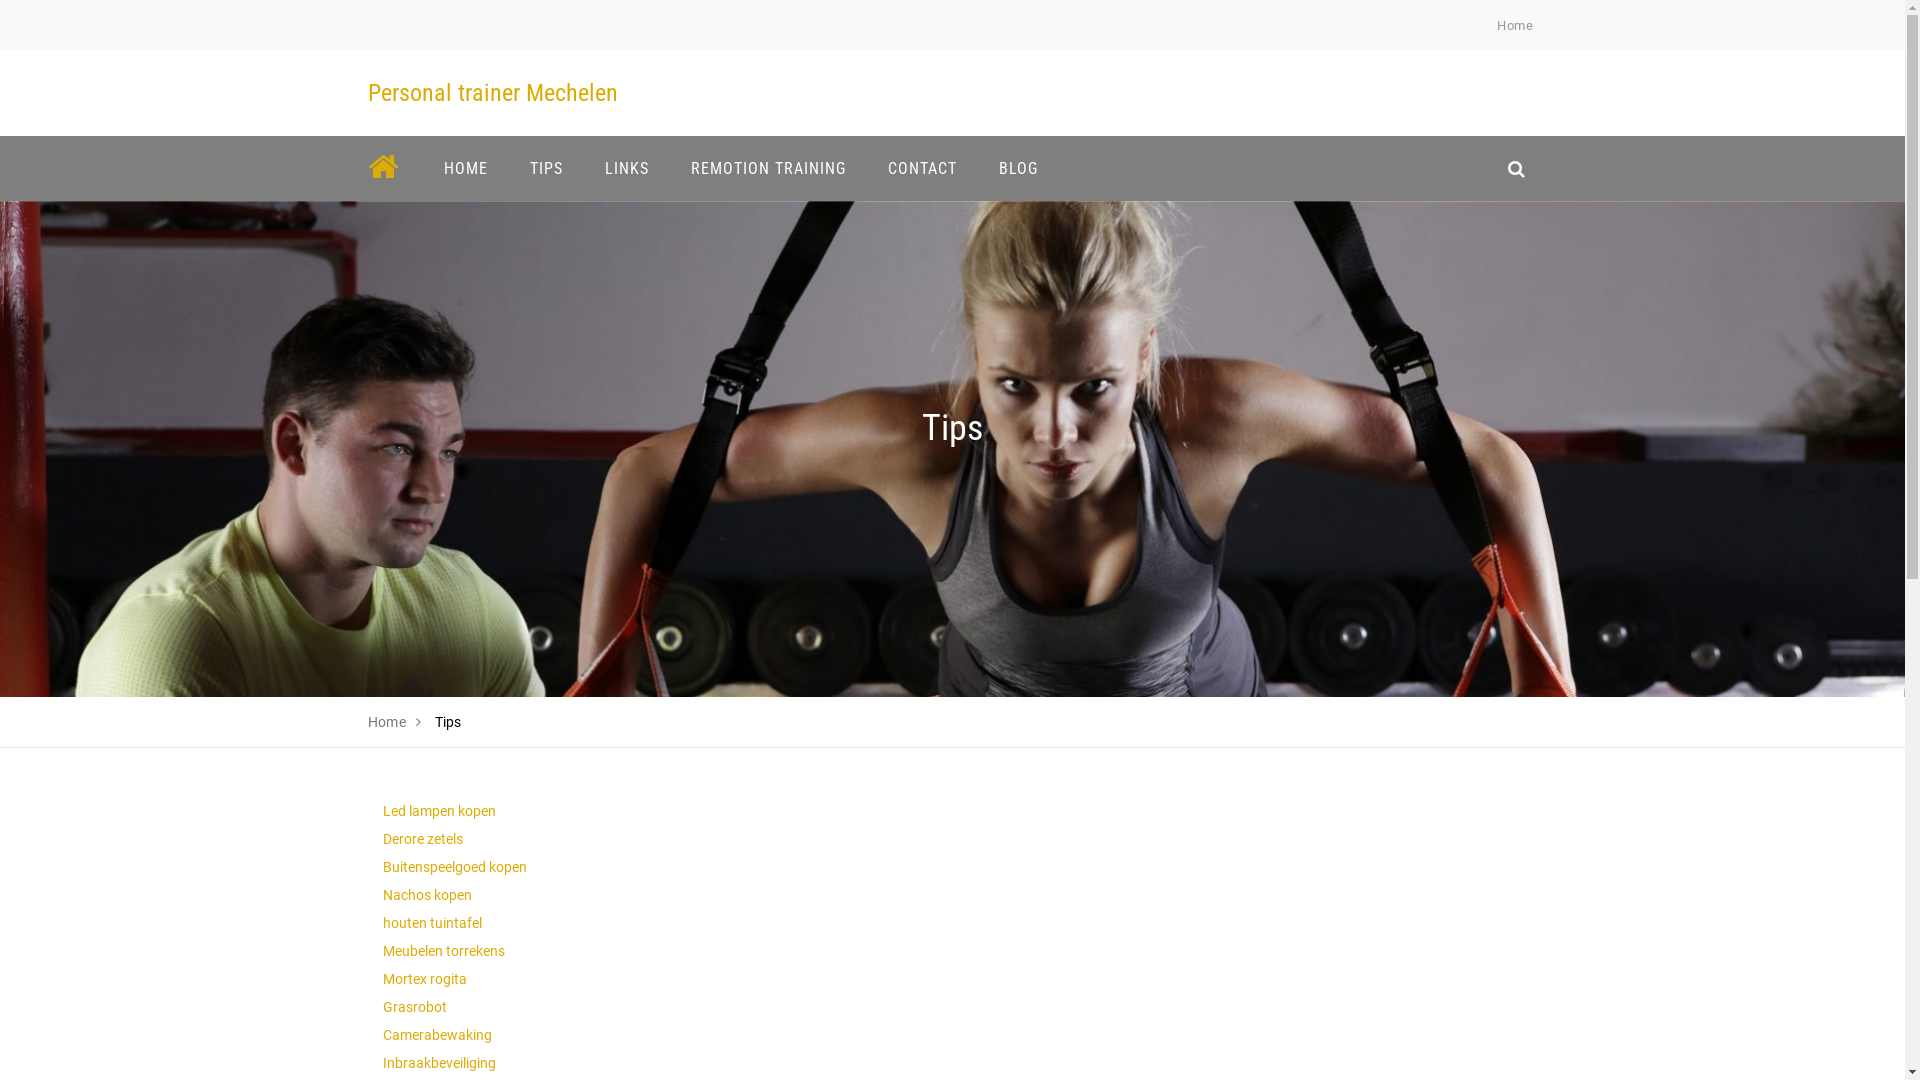 The width and height of the screenshot is (1920, 1080). What do you see at coordinates (425, 893) in the screenshot?
I see `'Nachos kopen'` at bounding box center [425, 893].